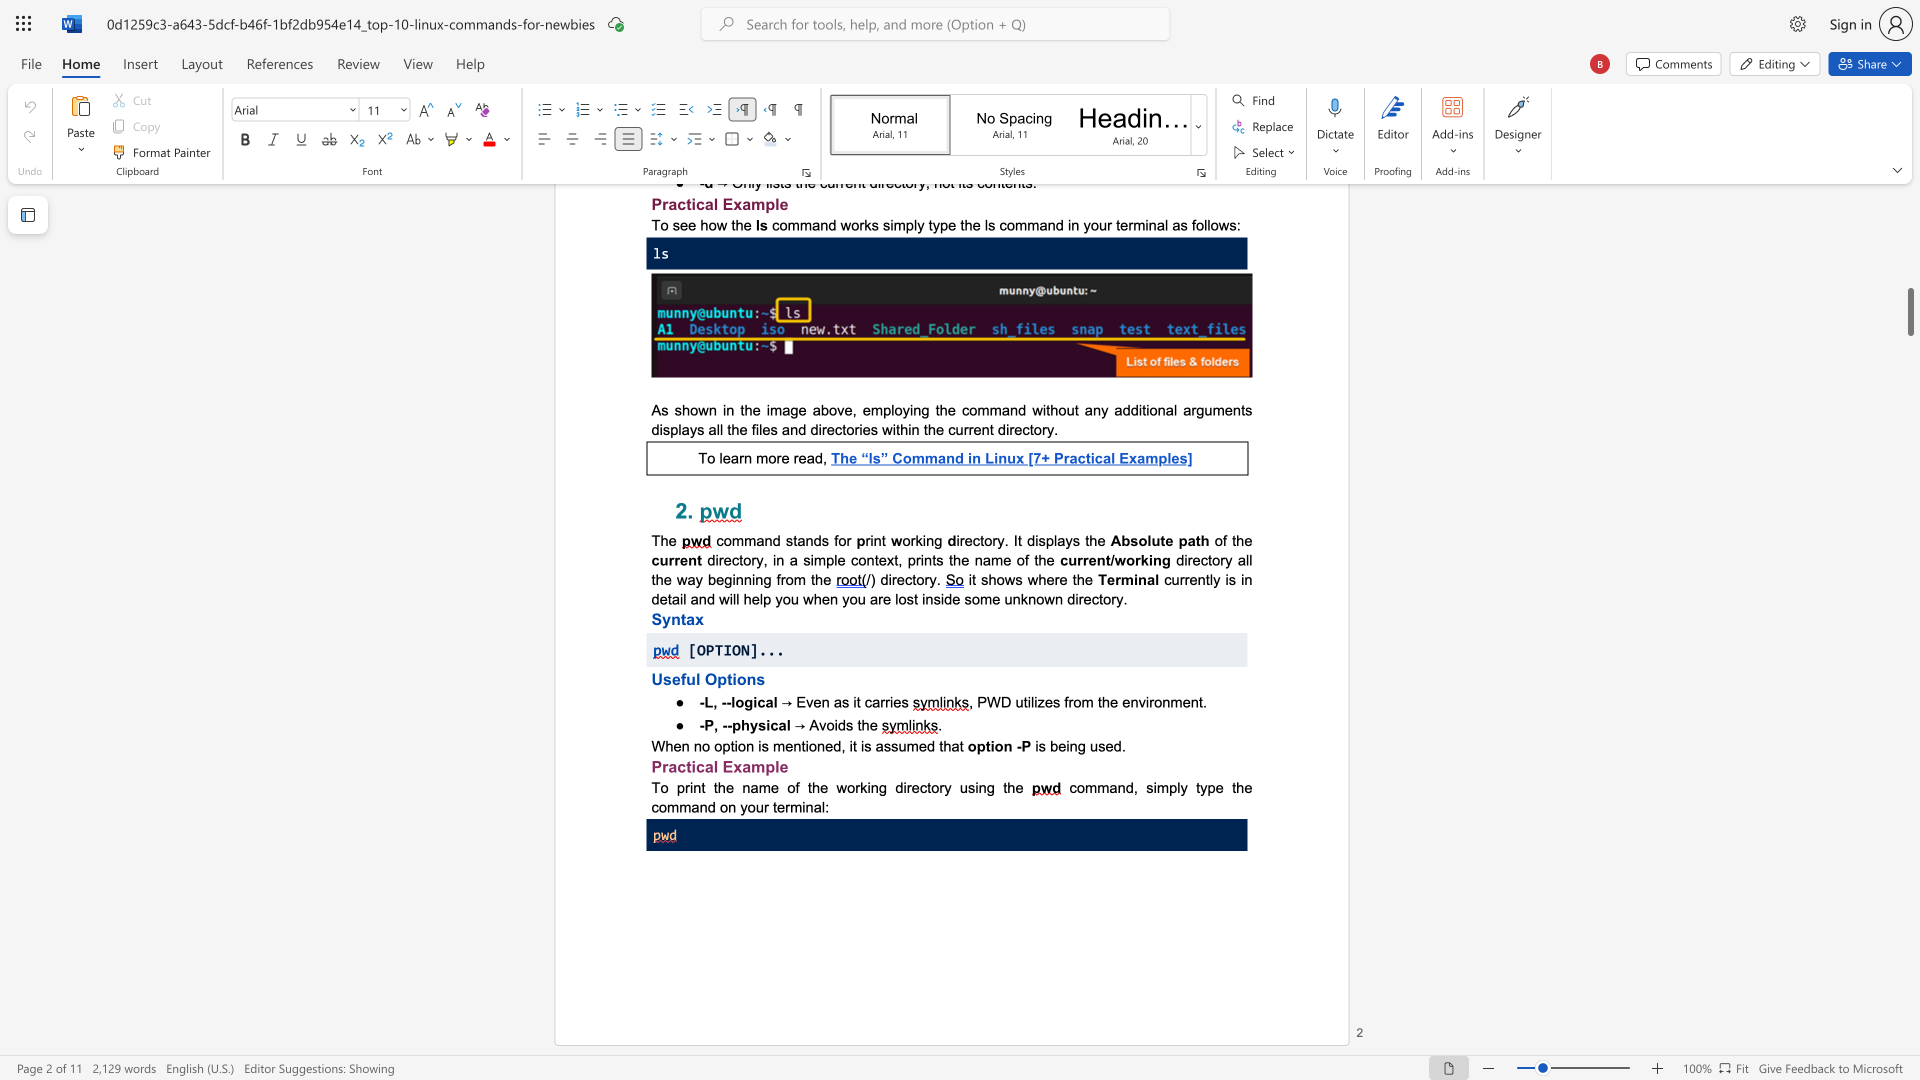  Describe the element at coordinates (1051, 701) in the screenshot. I see `the subset text "s from" within the text ", PWD utilizes from the environment."` at that location.